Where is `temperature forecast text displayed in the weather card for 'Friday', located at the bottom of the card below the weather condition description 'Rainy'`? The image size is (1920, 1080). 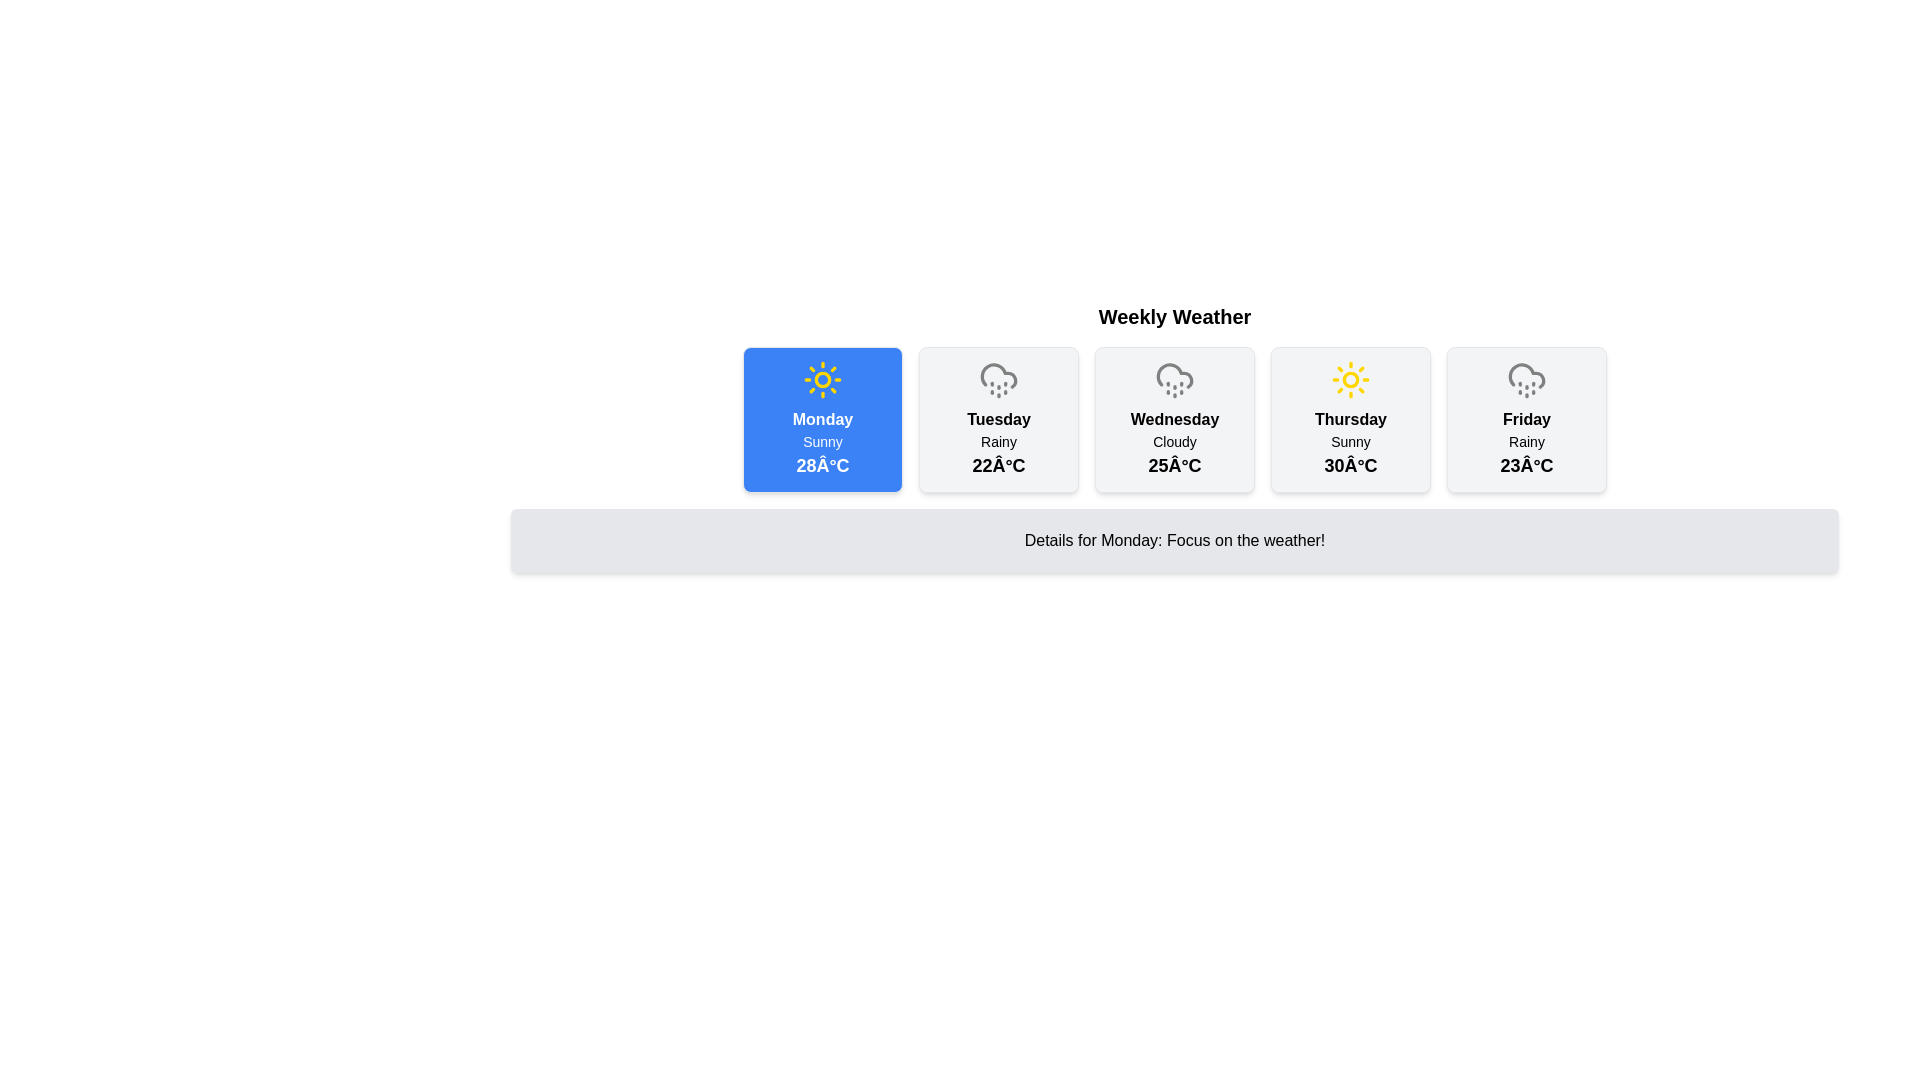
temperature forecast text displayed in the weather card for 'Friday', located at the bottom of the card below the weather condition description 'Rainy' is located at coordinates (1525, 466).